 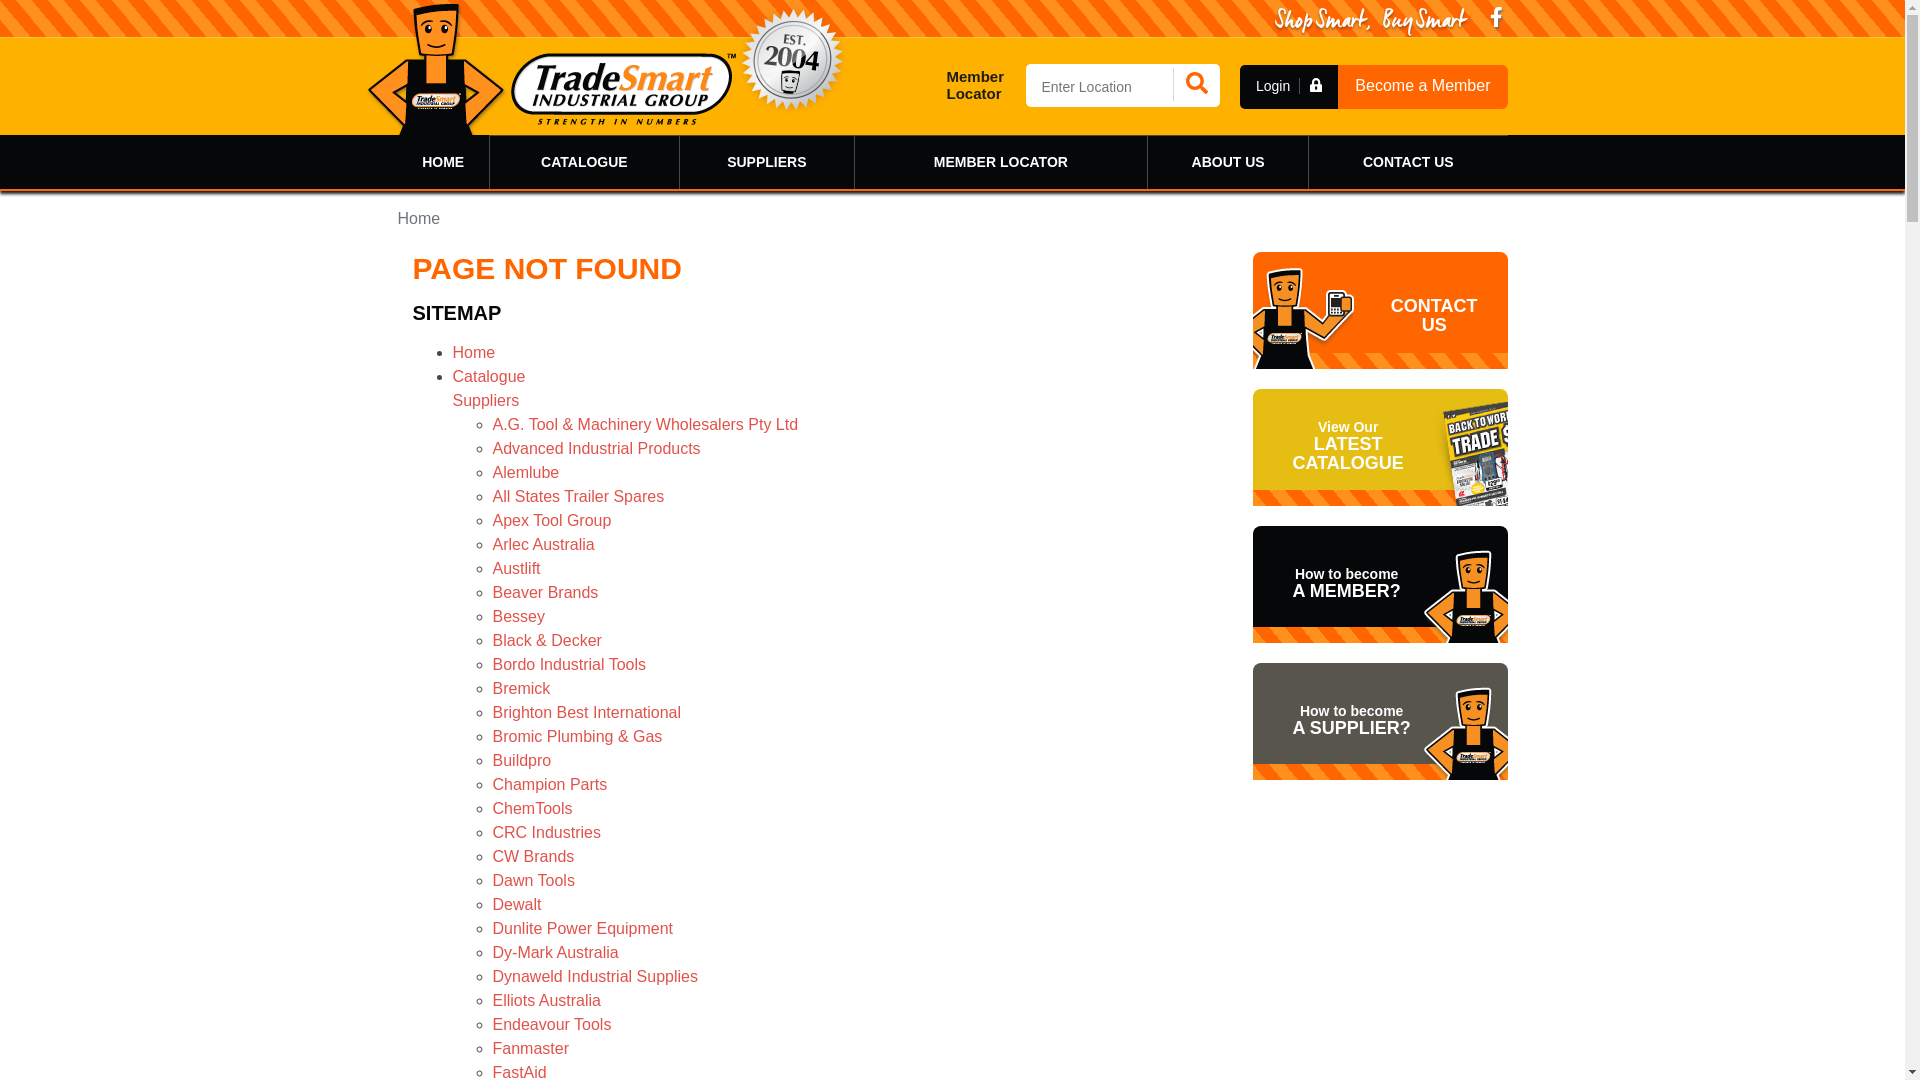 What do you see at coordinates (1378, 446) in the screenshot?
I see `'View Our` at bounding box center [1378, 446].